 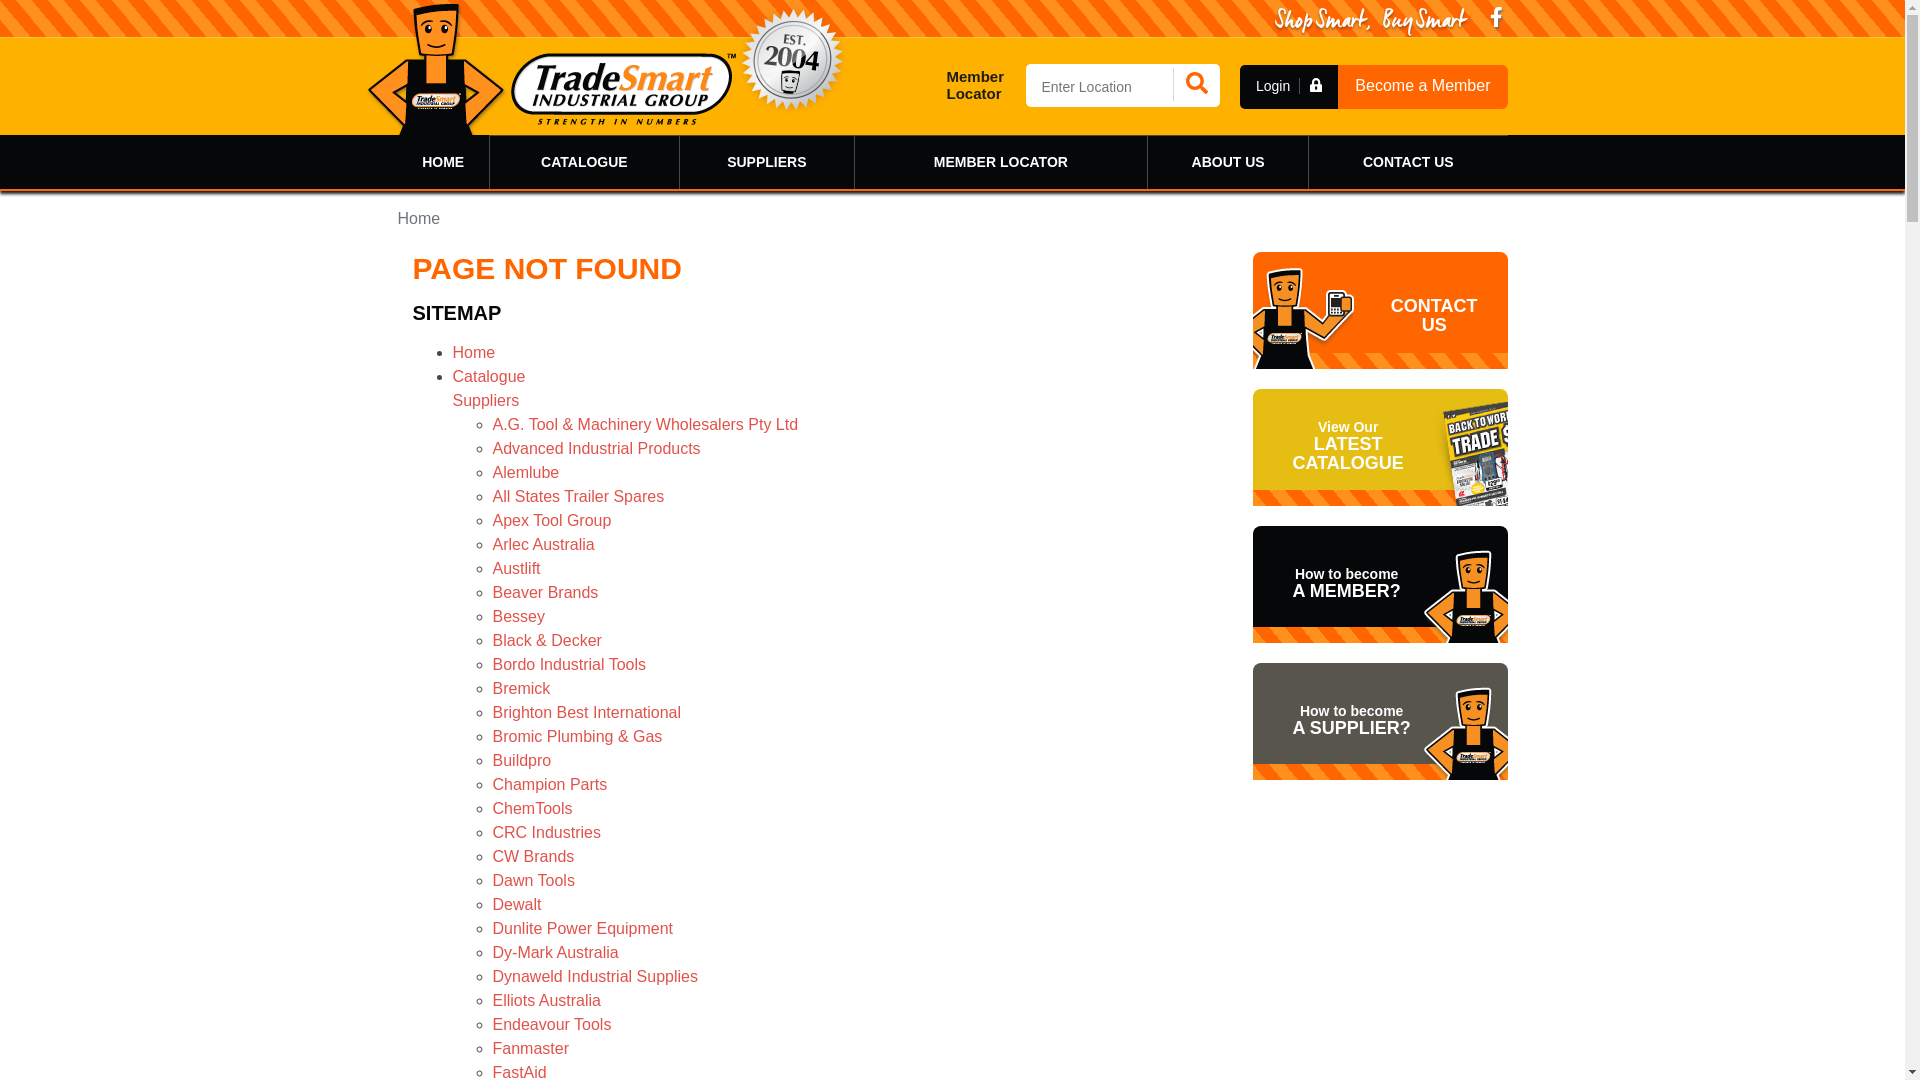 What do you see at coordinates (1378, 446) in the screenshot?
I see `'View Our` at bounding box center [1378, 446].